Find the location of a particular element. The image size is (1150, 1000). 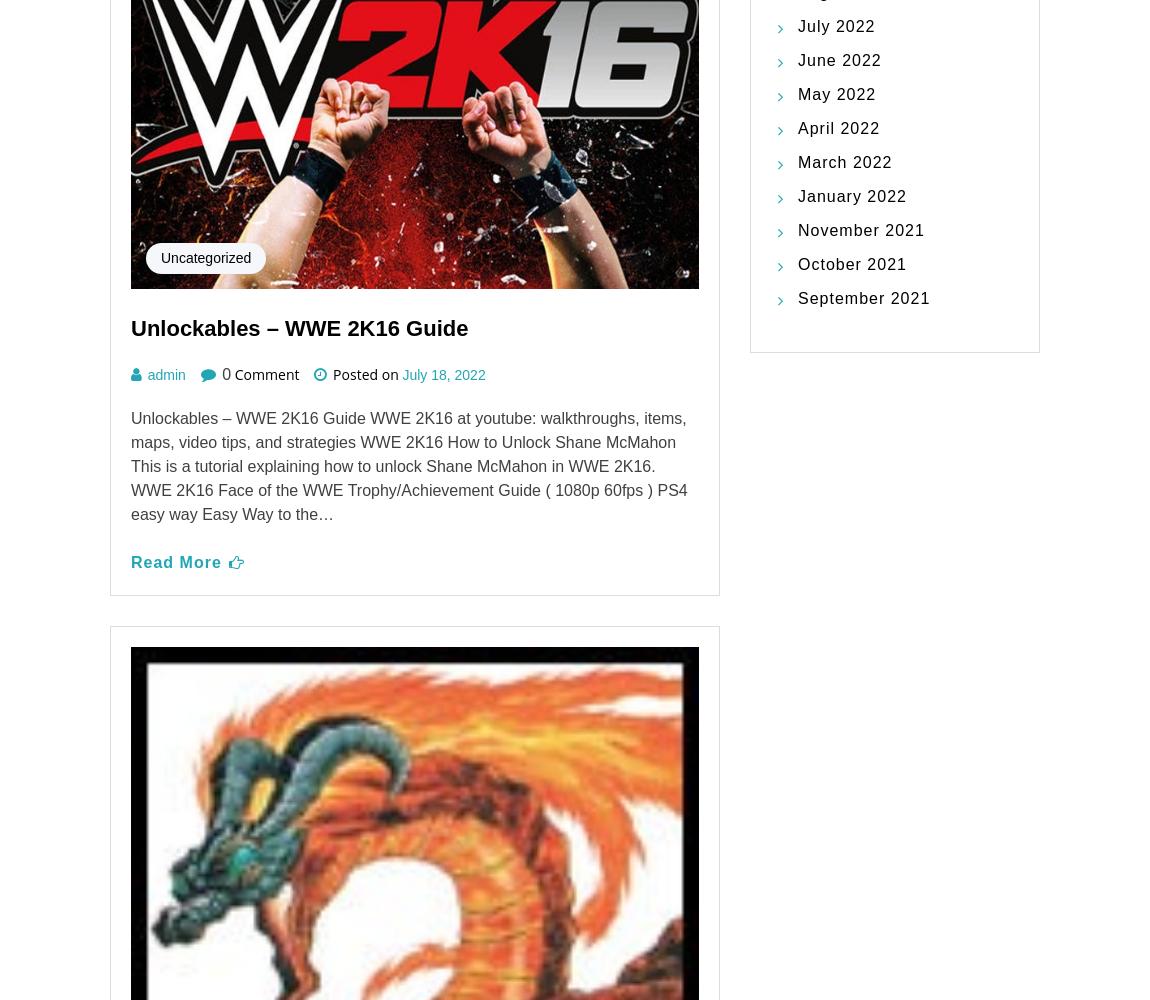

'April 29, 2022' is located at coordinates (445, 579).